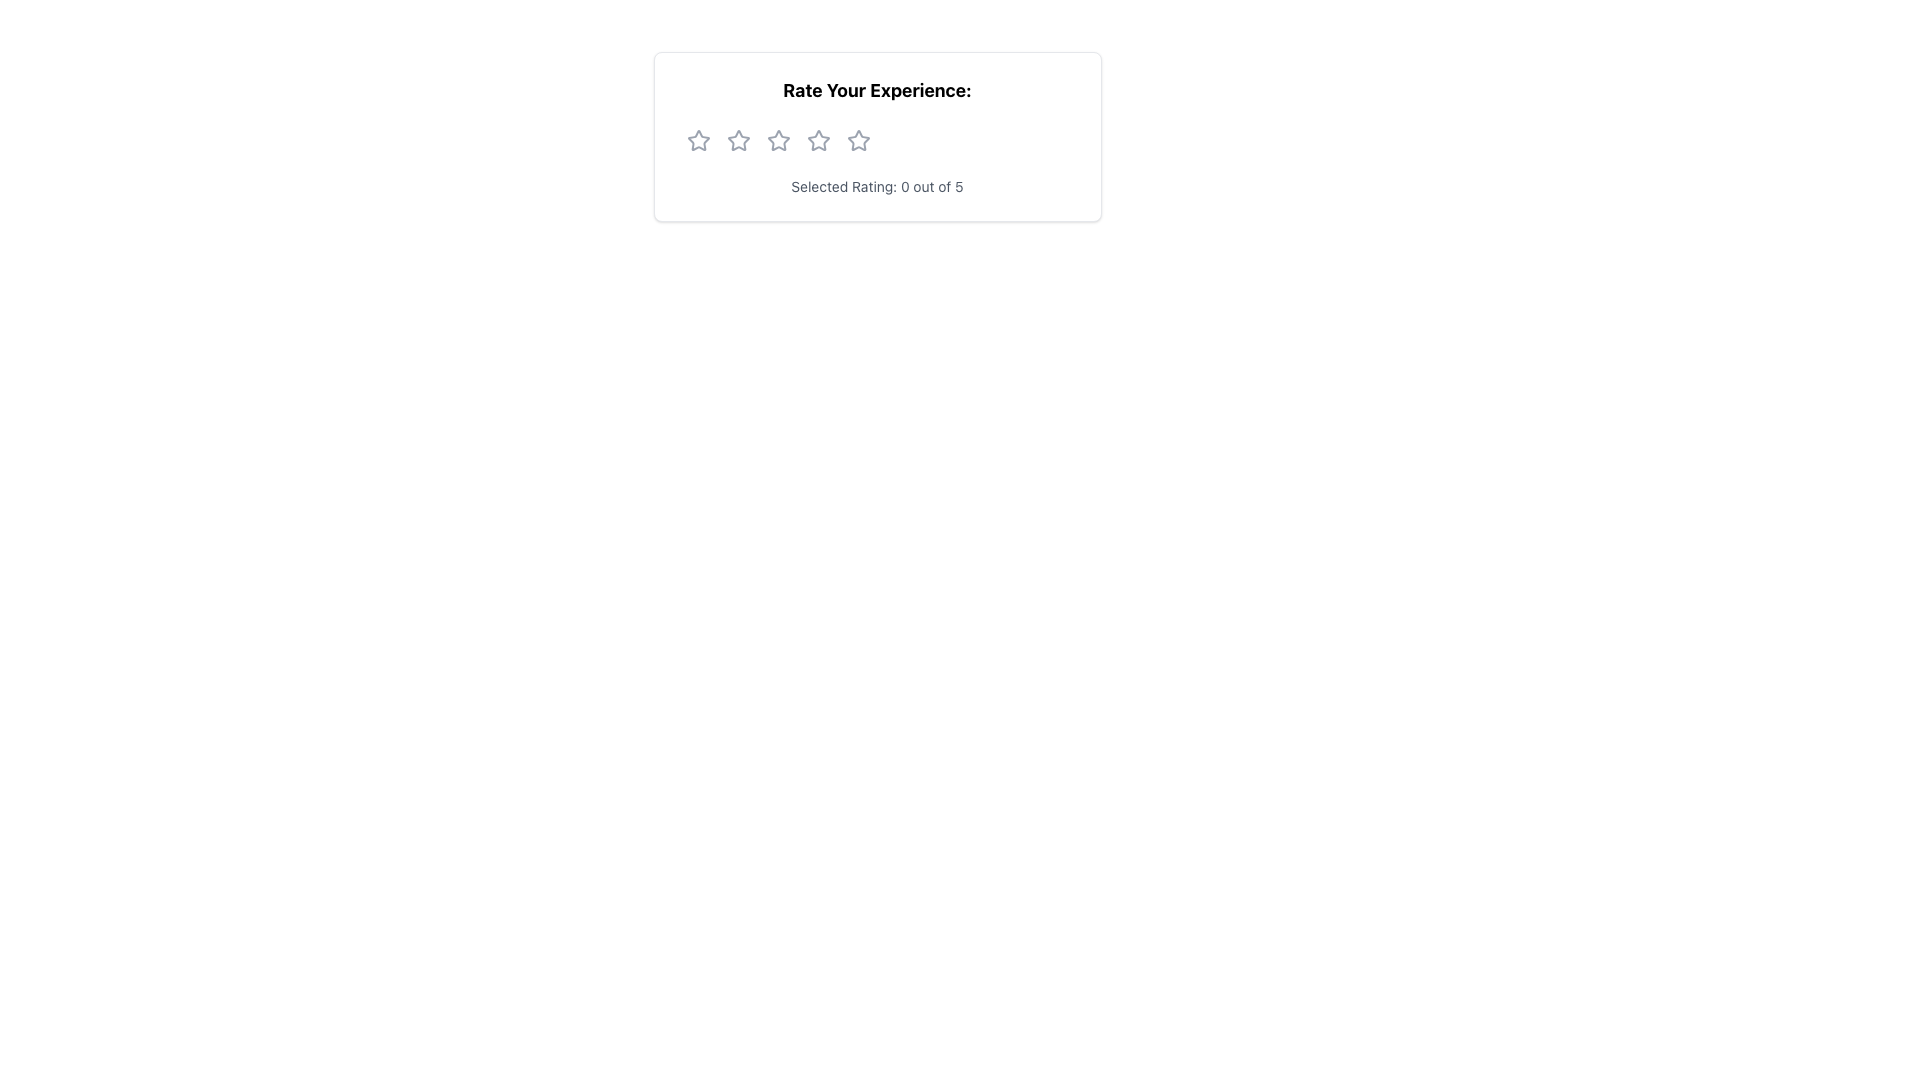 The image size is (1920, 1080). I want to click on the third star-shaped icon in the star rating interface located beneath the prompt 'Rate Your Experience:', so click(777, 140).